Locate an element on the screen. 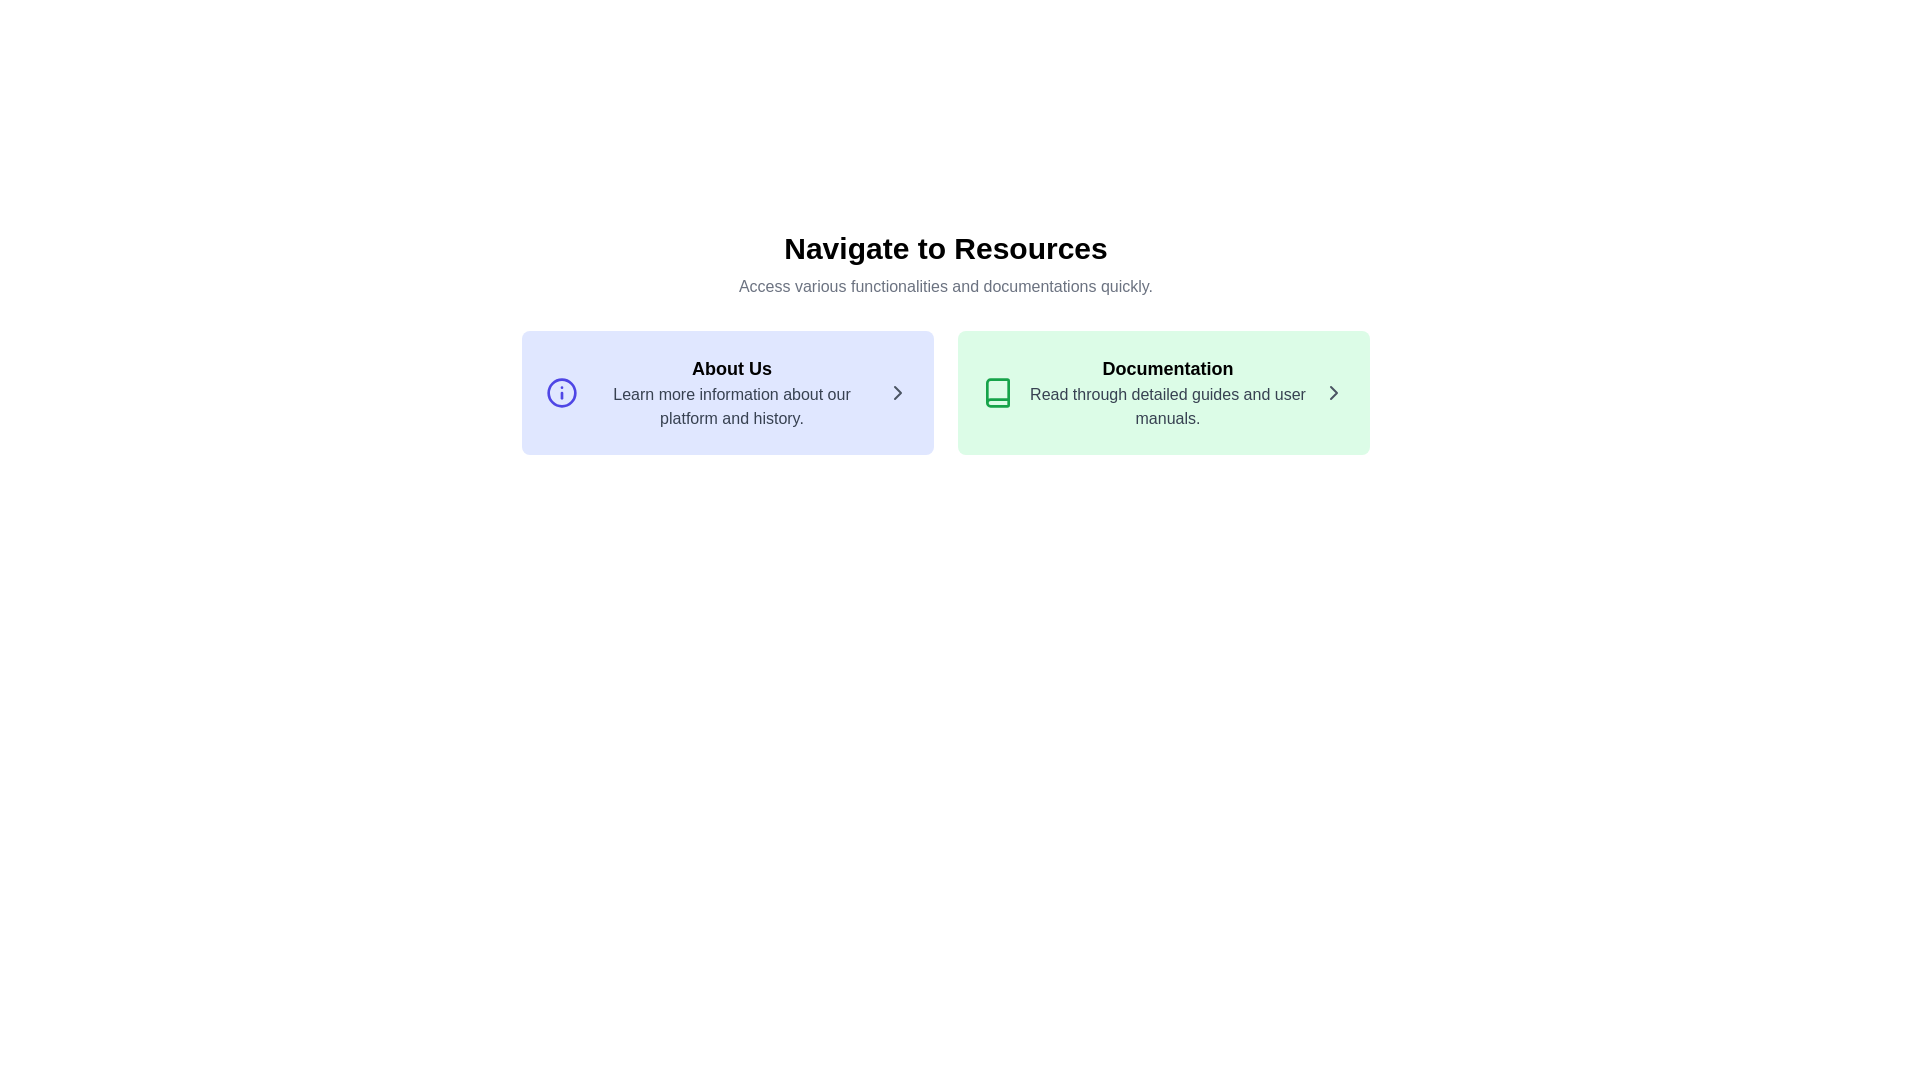  the circular icon with a blue outline and a stylized lowercase 'i' in the center, located to the left of the 'About Us' section is located at coordinates (560, 393).